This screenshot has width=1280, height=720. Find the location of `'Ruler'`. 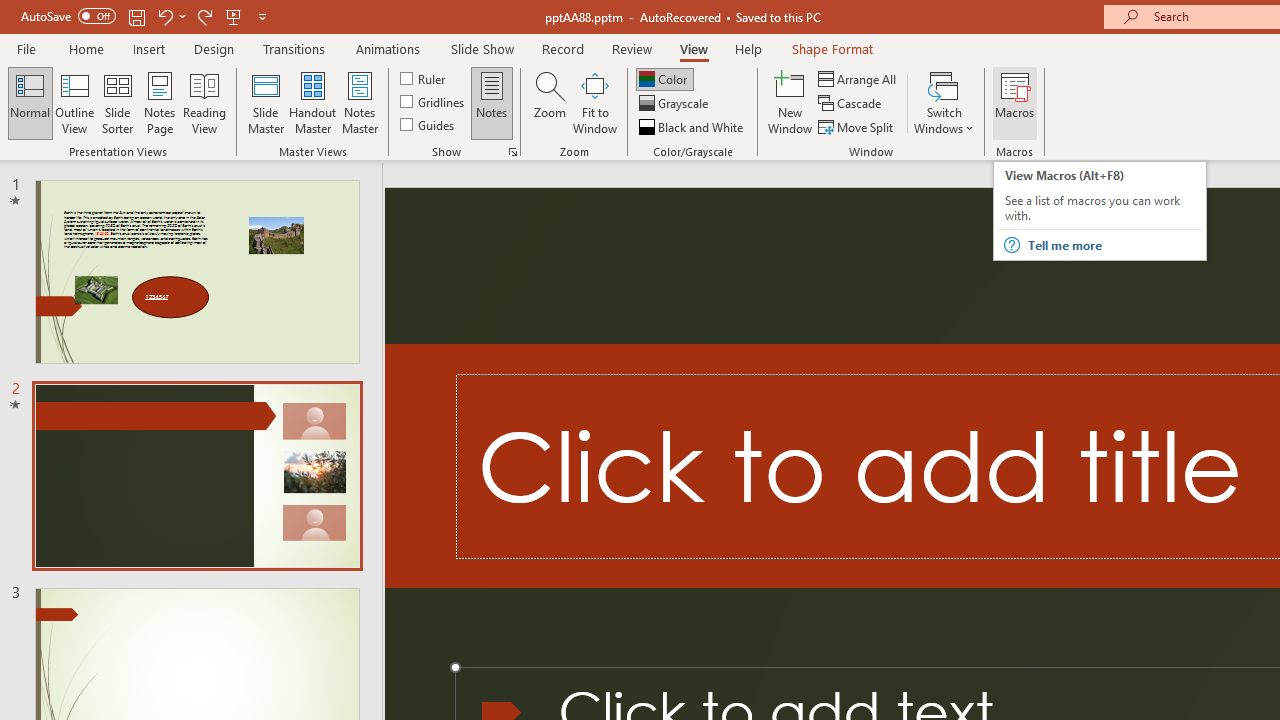

'Ruler' is located at coordinates (423, 77).